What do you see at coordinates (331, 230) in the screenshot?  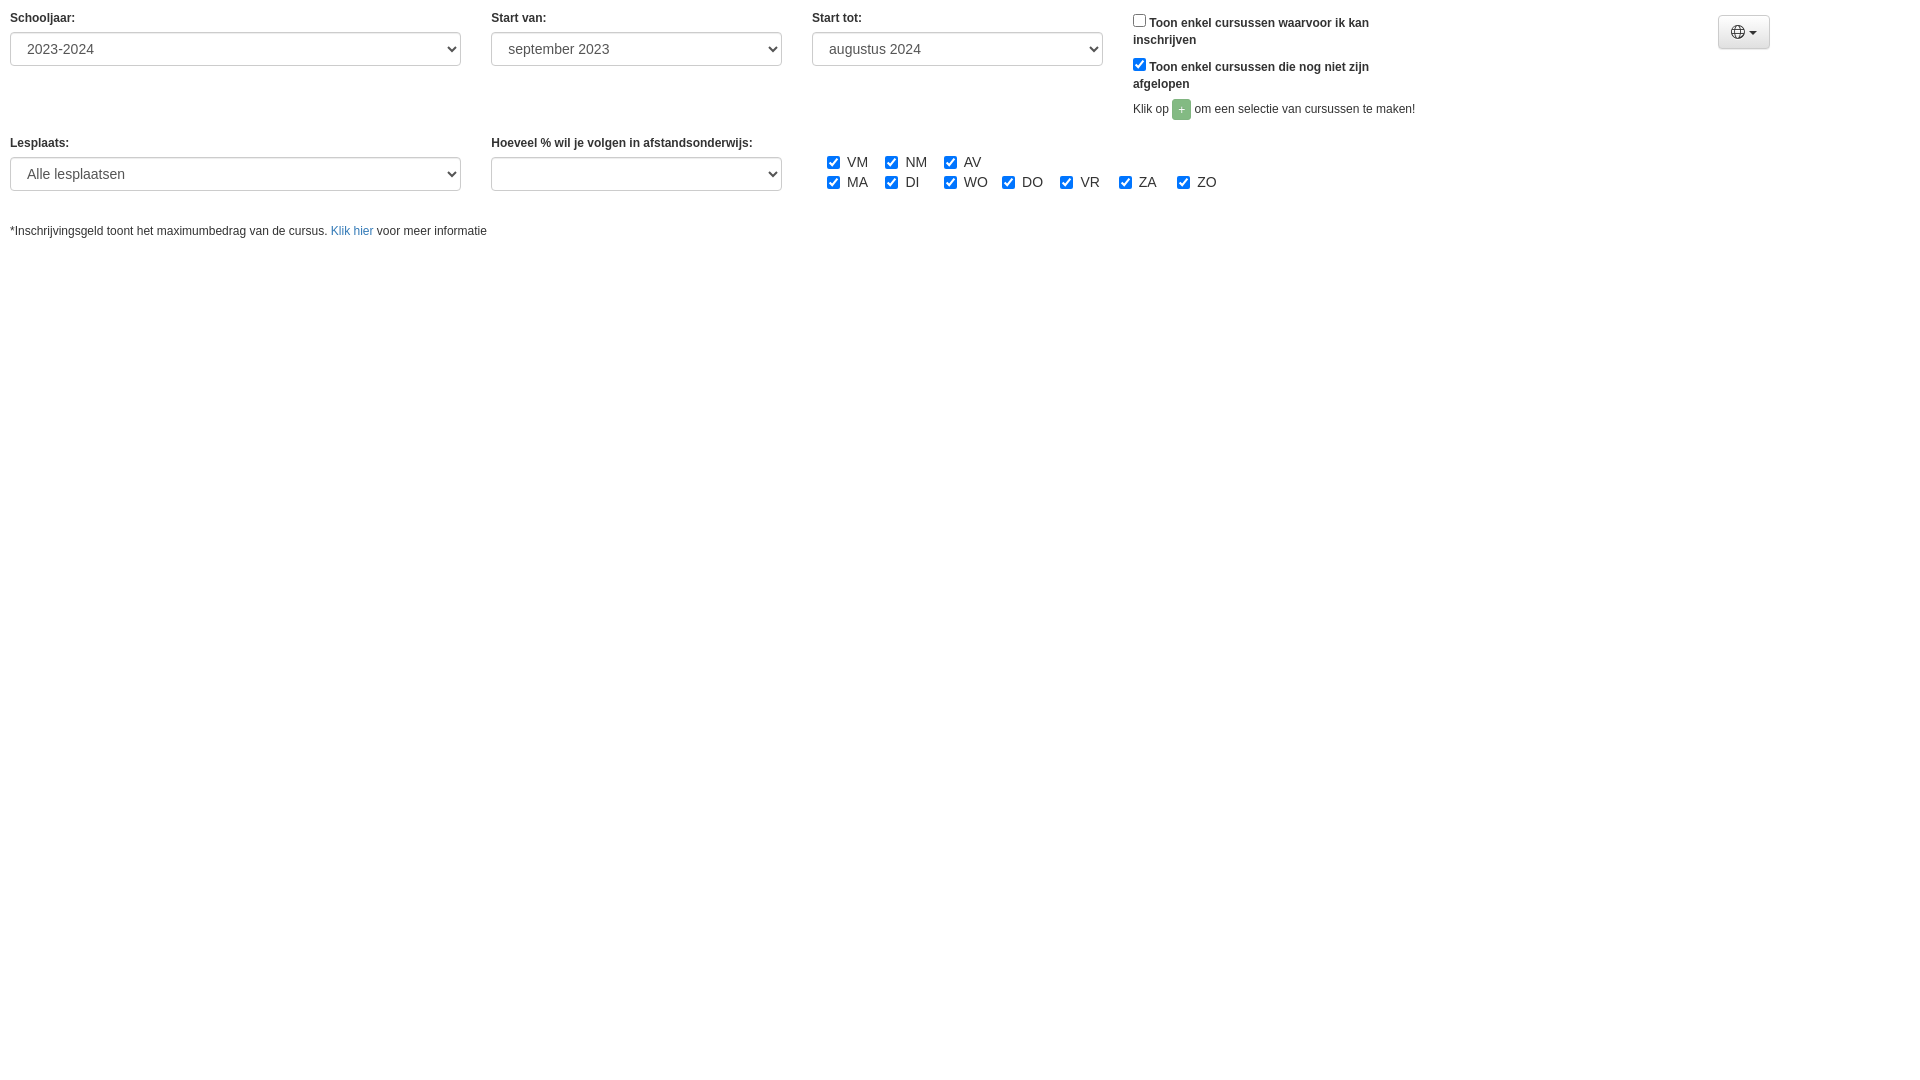 I see `'Klik hier'` at bounding box center [331, 230].